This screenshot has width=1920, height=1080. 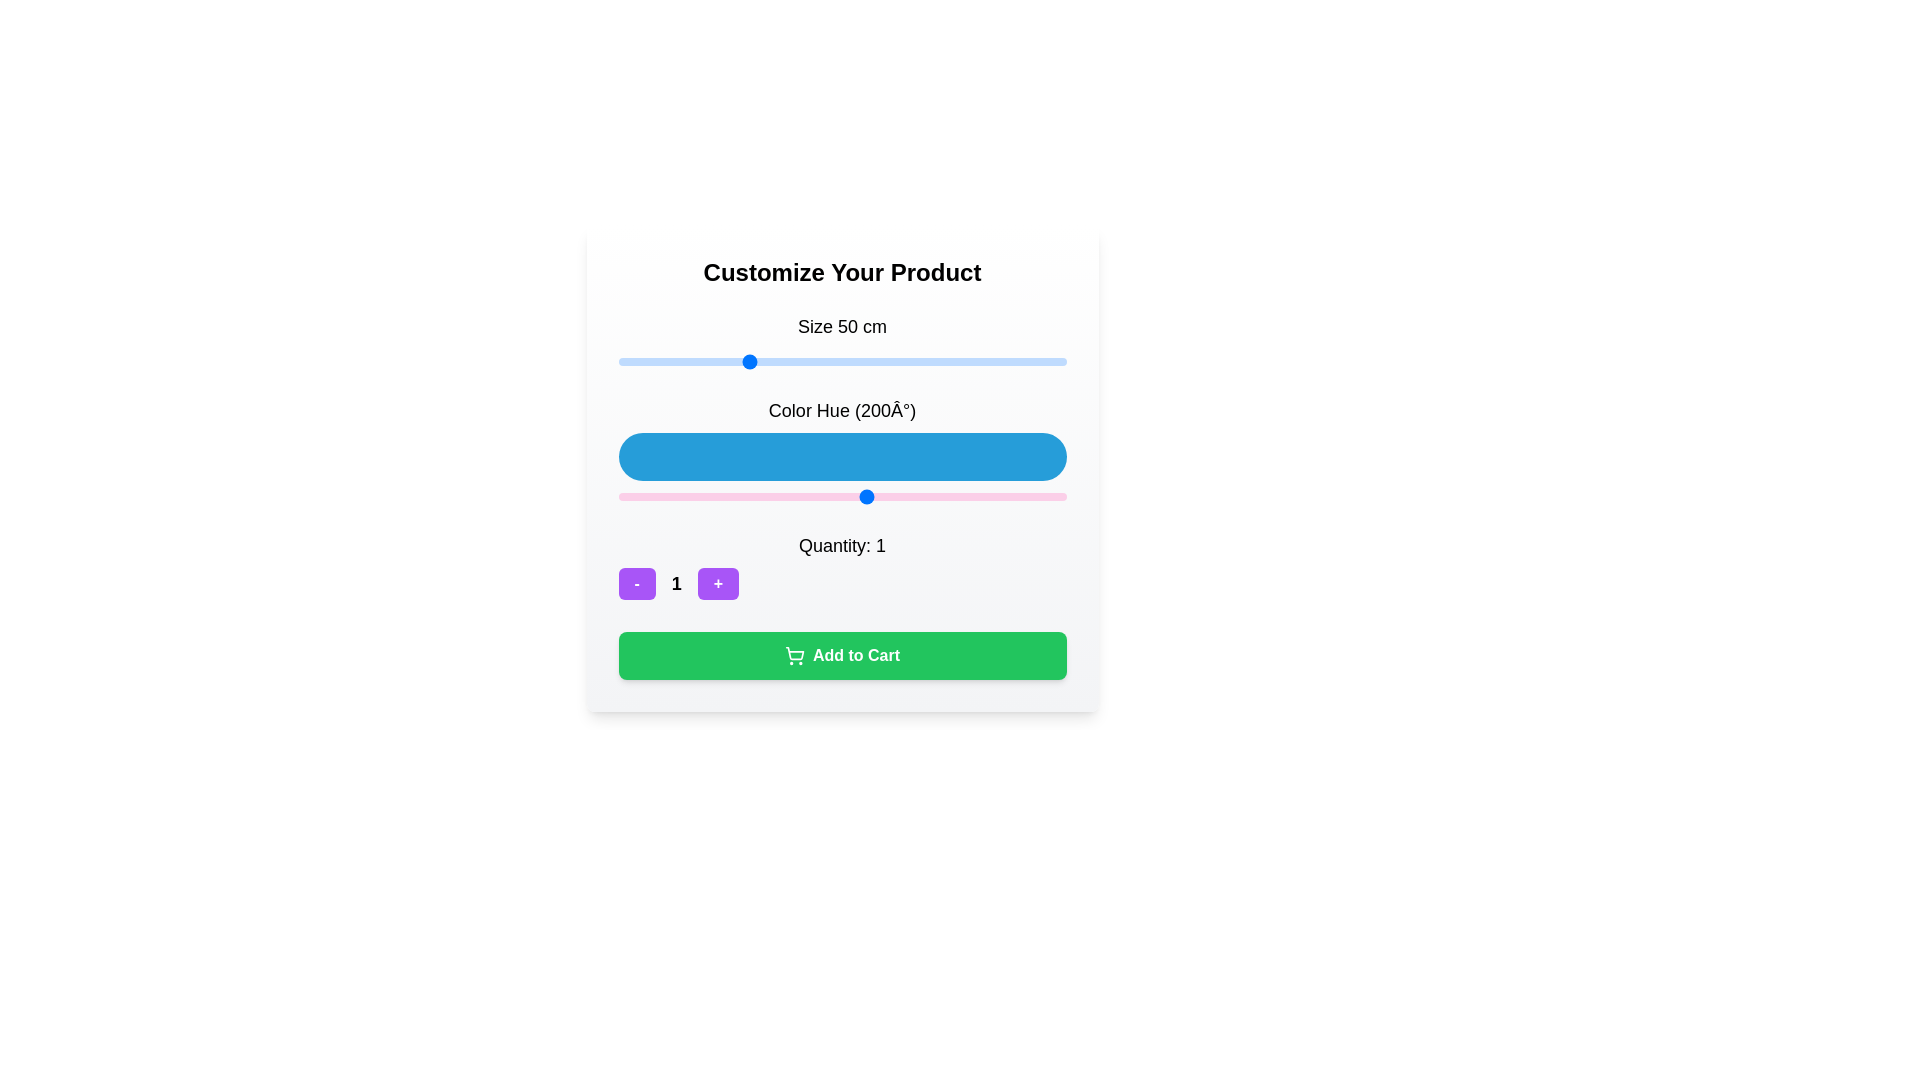 What do you see at coordinates (842, 362) in the screenshot?
I see `the track of the horizontal slider located beneath the text 'Size 50 cm' to adjust the size` at bounding box center [842, 362].